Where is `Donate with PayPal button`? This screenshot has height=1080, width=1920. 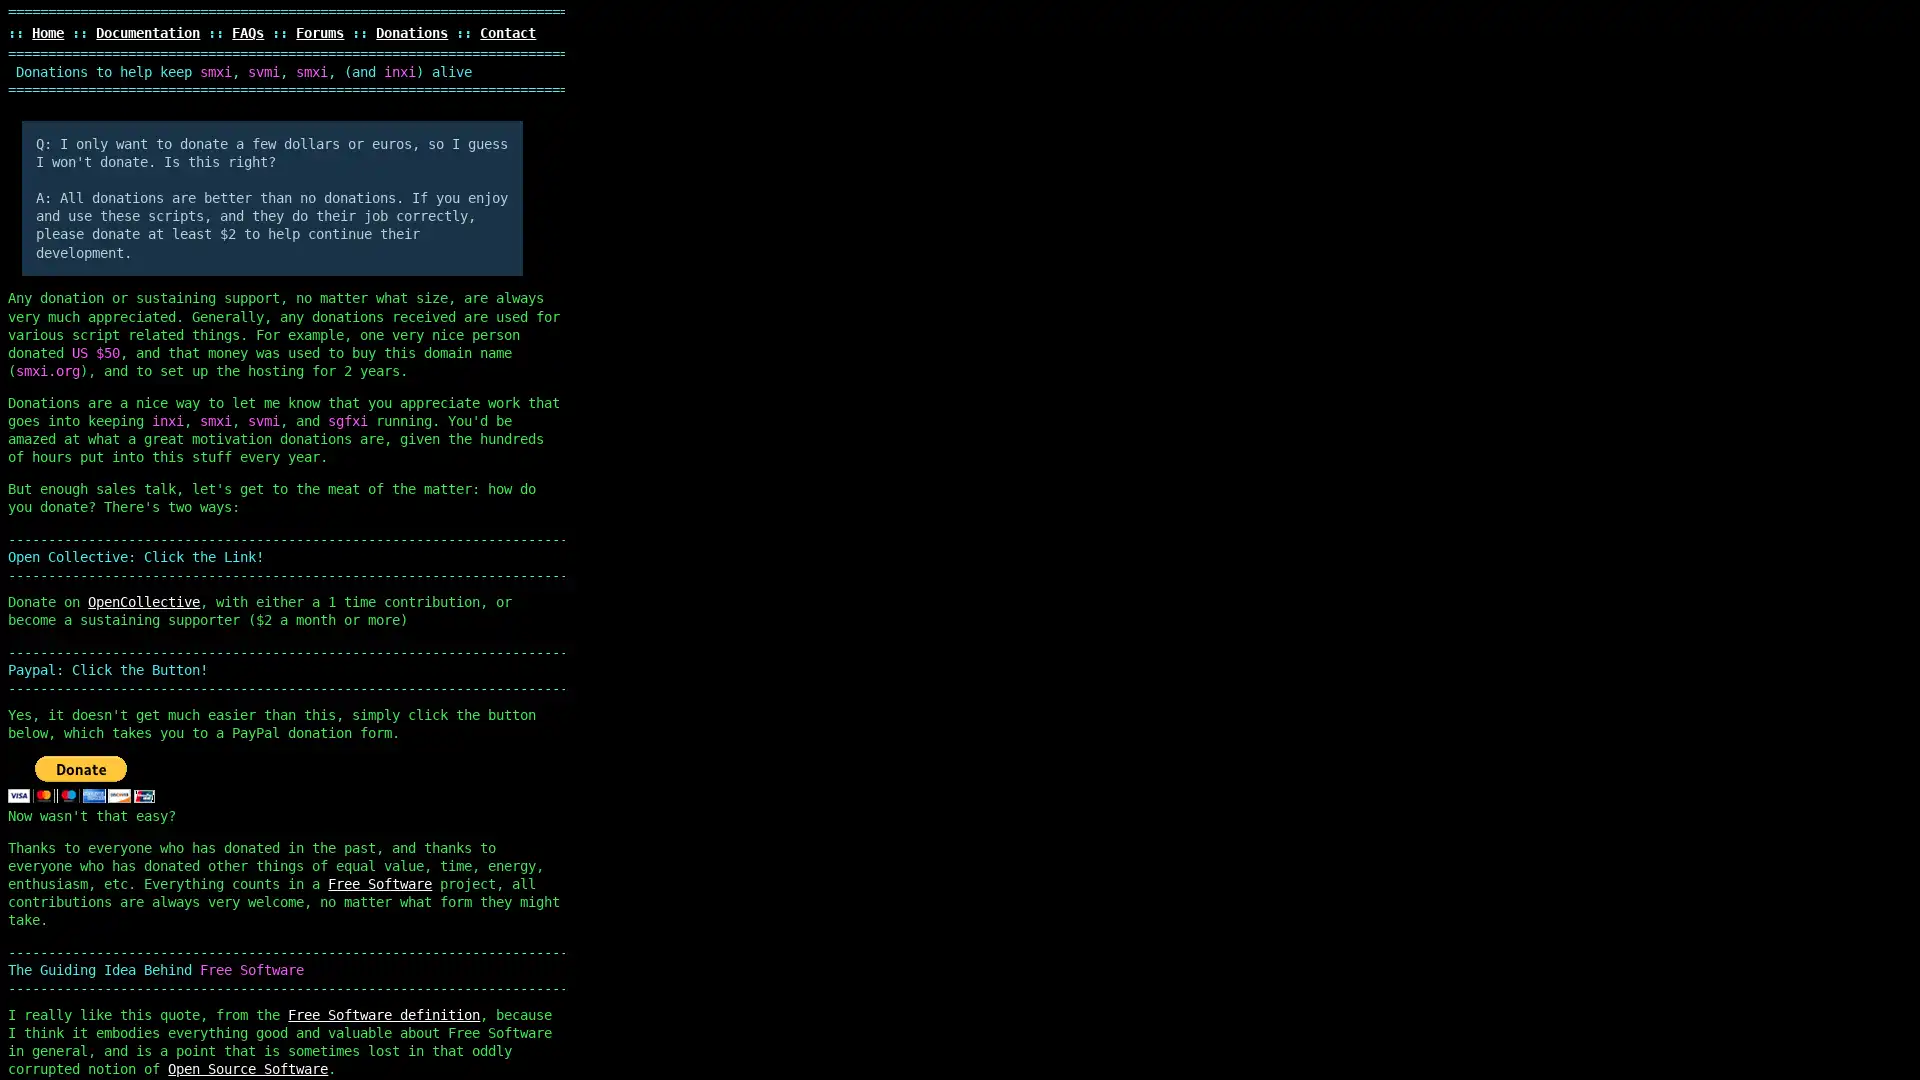 Donate with PayPal button is located at coordinates (80, 777).